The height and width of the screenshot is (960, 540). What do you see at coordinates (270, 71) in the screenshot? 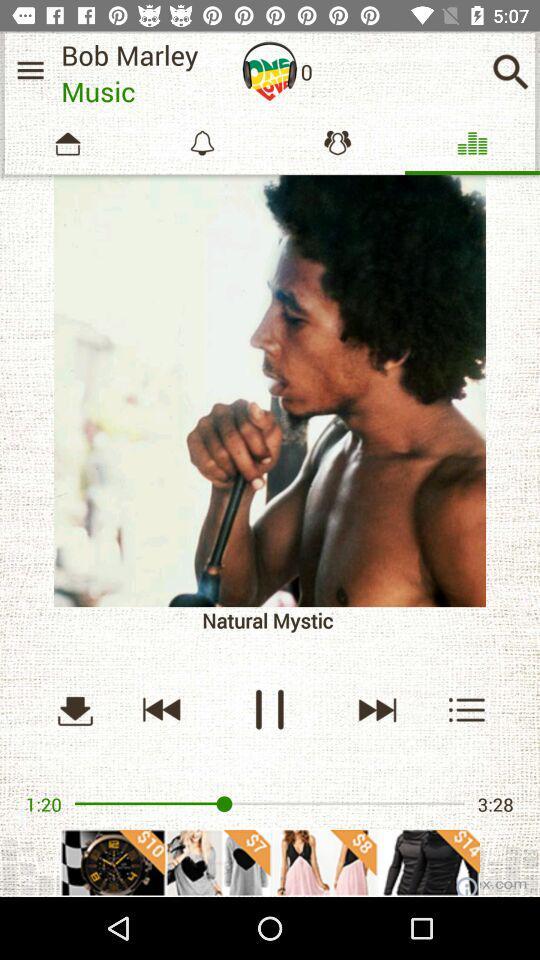
I see `autoplay option` at bounding box center [270, 71].